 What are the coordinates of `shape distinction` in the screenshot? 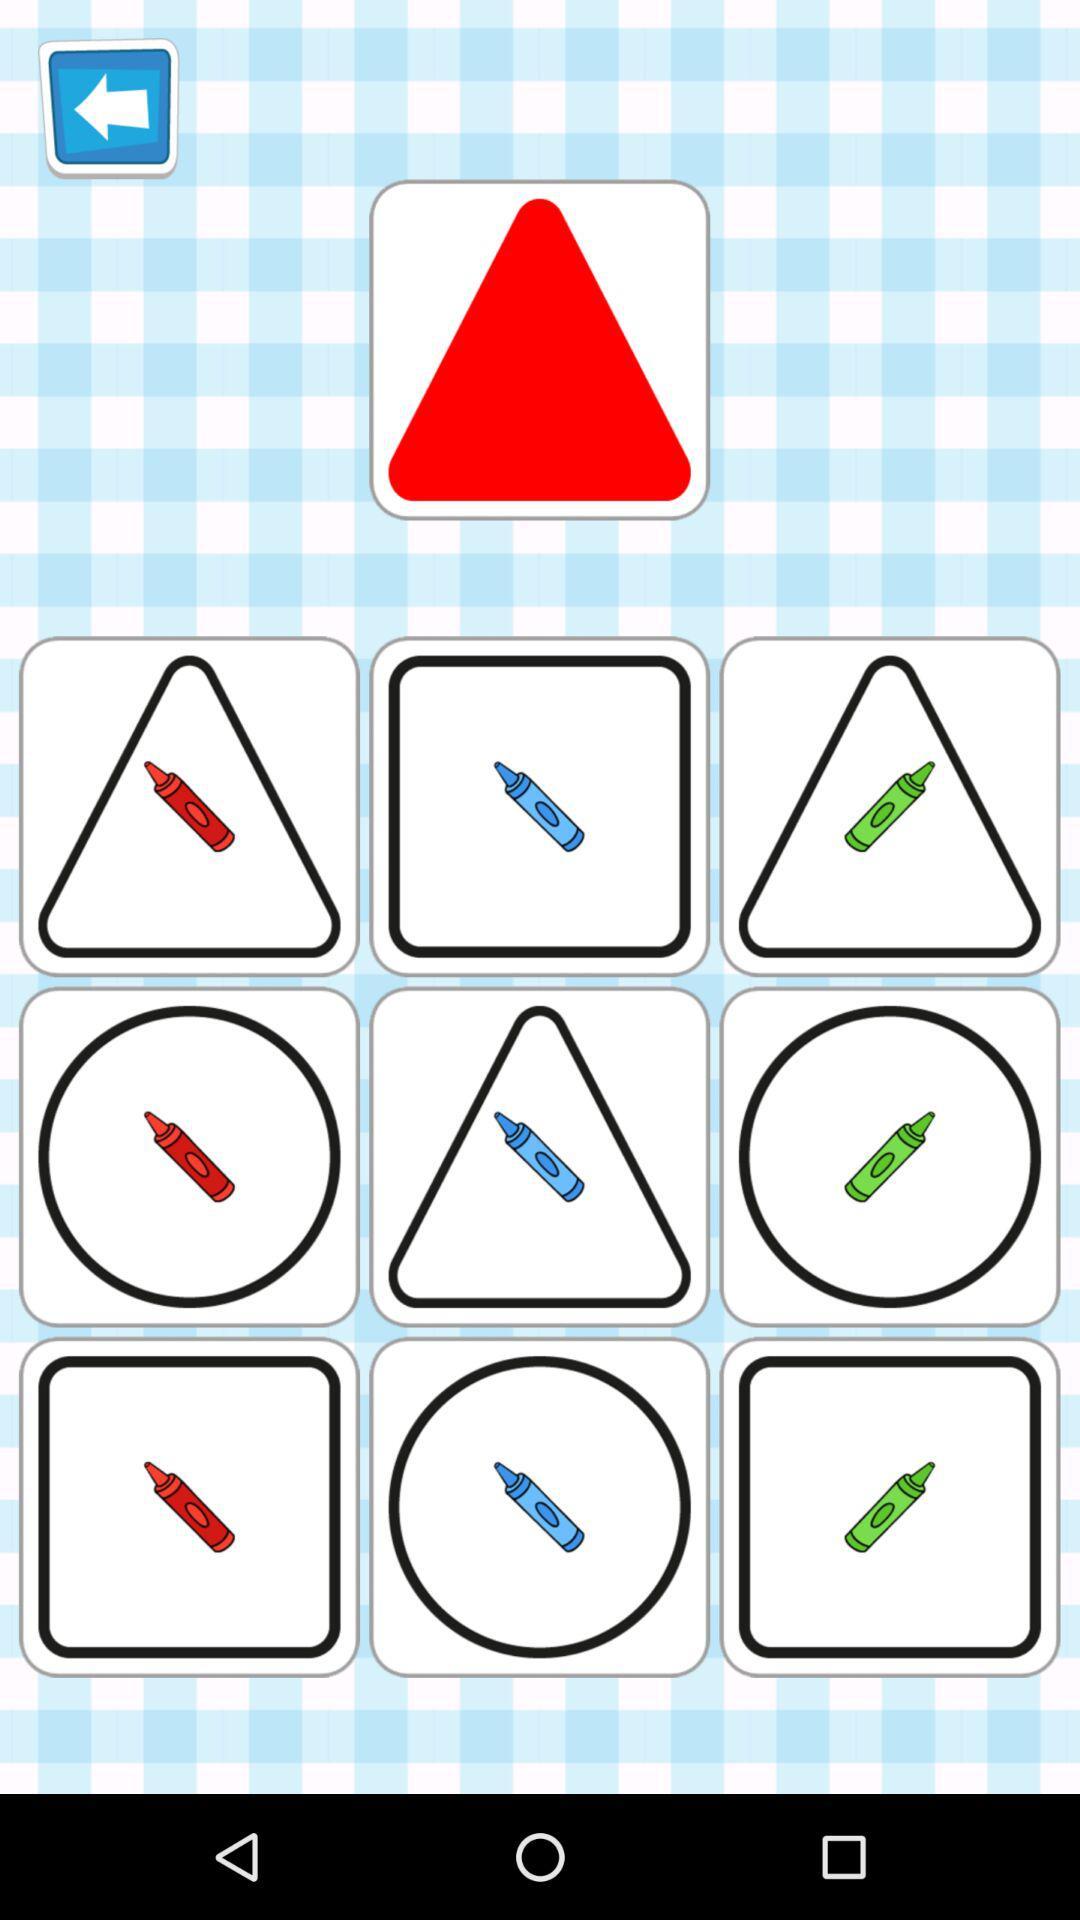 It's located at (538, 349).